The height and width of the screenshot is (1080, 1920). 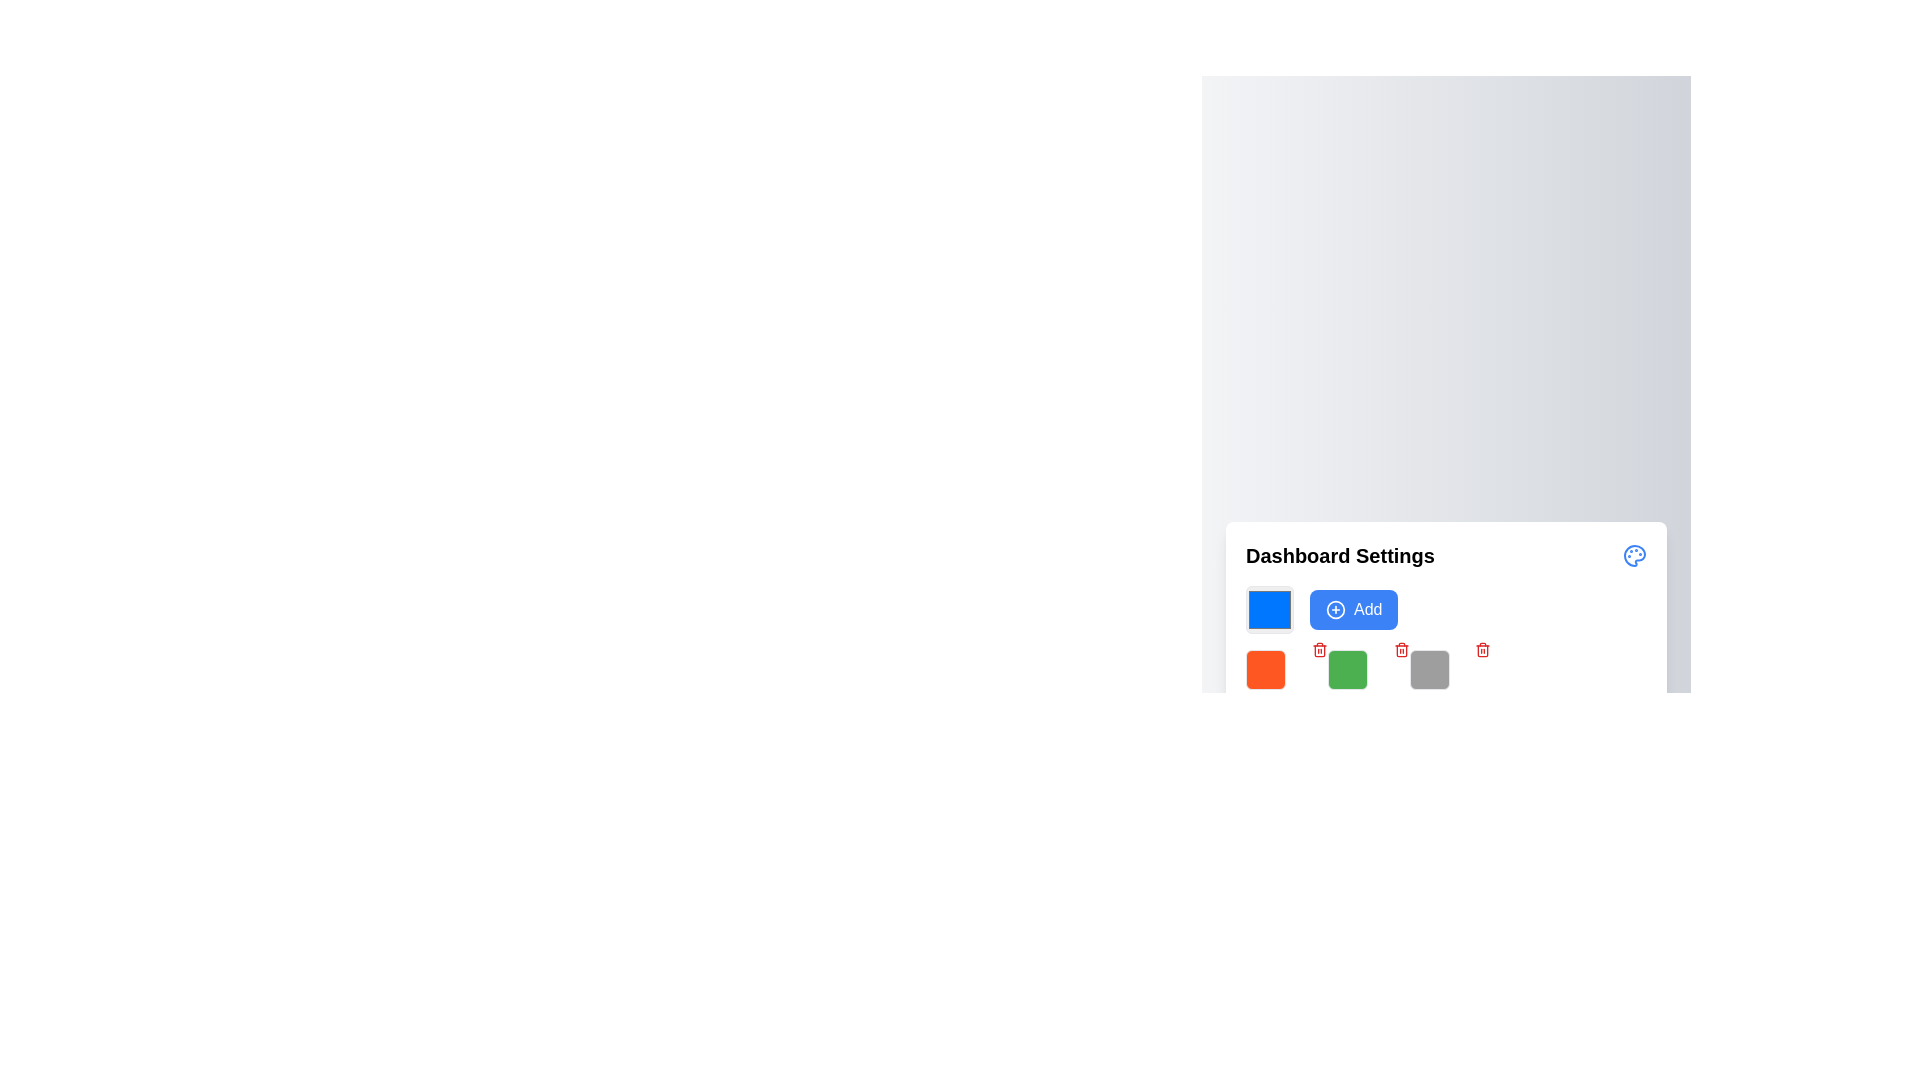 I want to click on the decorative middle vertical rectangle of the trash bin icon located in the 'Dashboard Settings' section, right of the green square, so click(x=1400, y=651).